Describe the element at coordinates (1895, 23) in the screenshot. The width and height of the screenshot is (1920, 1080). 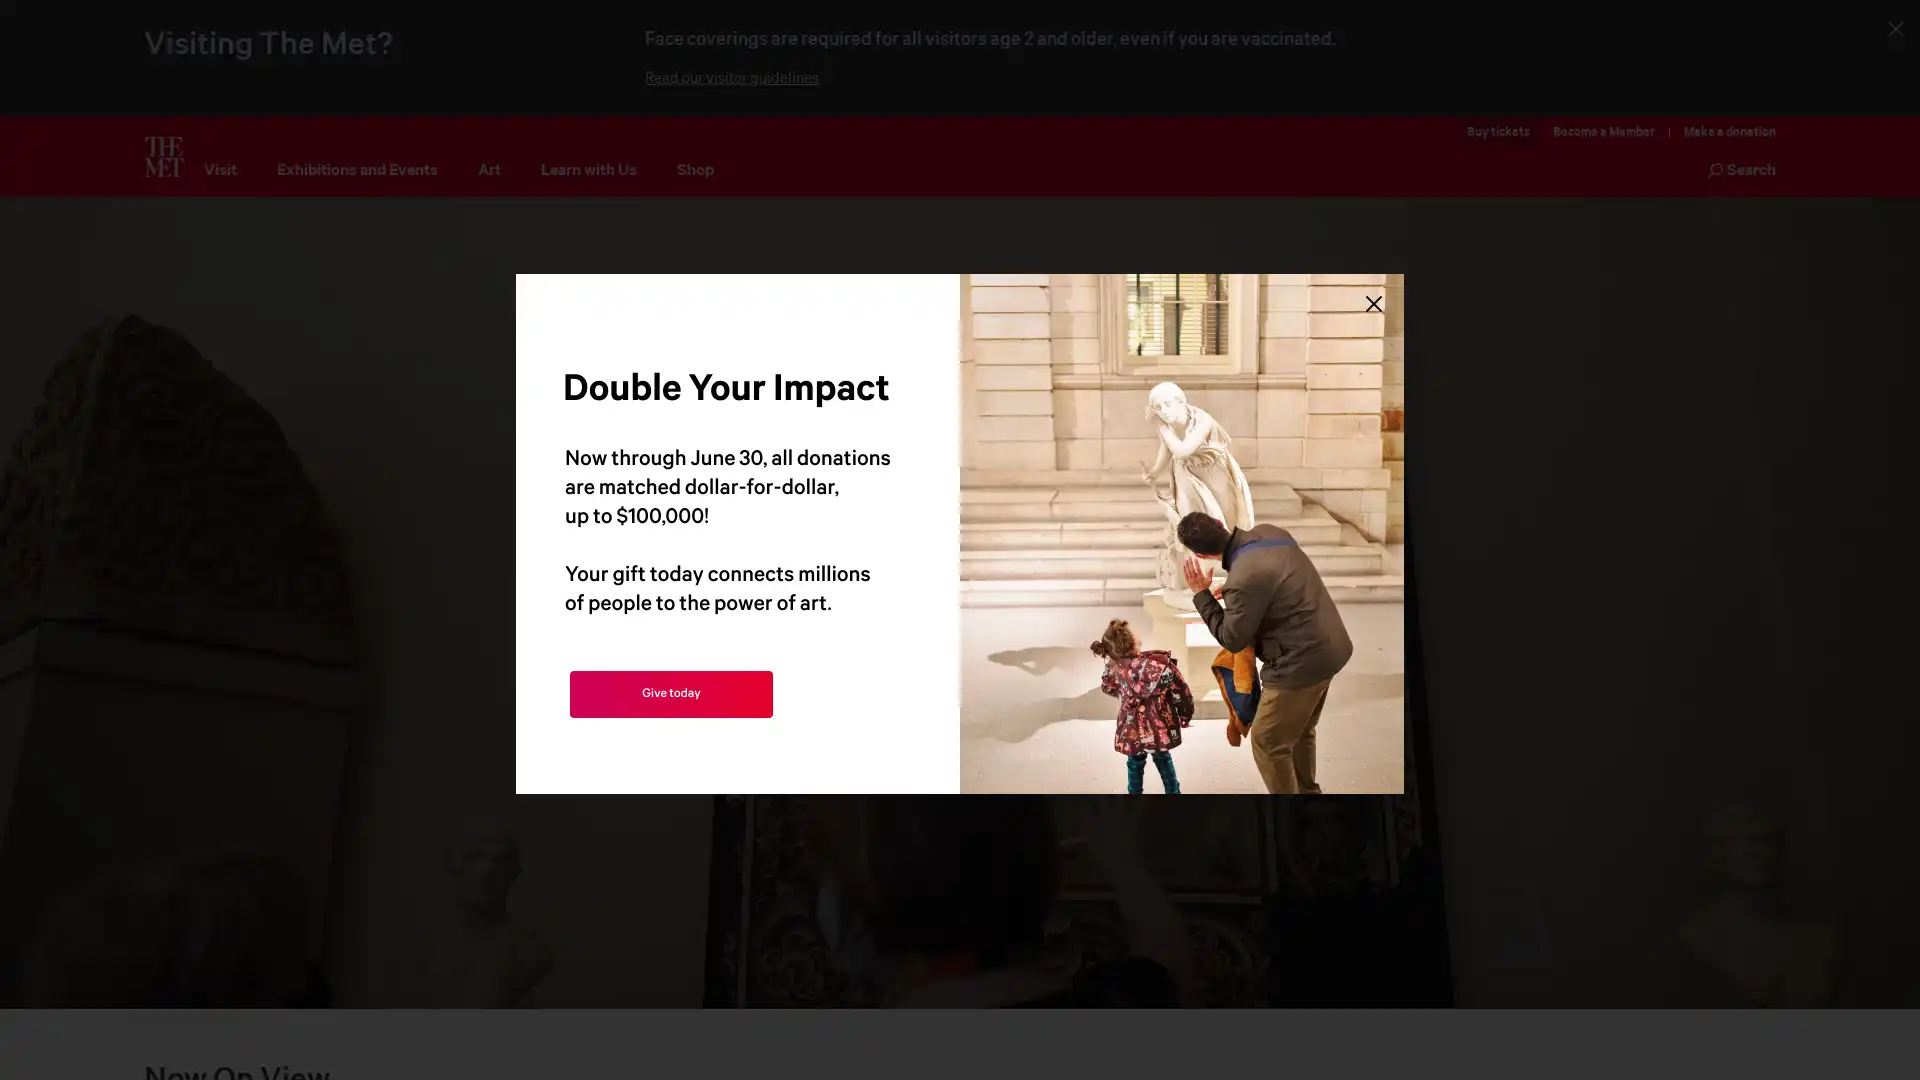
I see `Close` at that location.